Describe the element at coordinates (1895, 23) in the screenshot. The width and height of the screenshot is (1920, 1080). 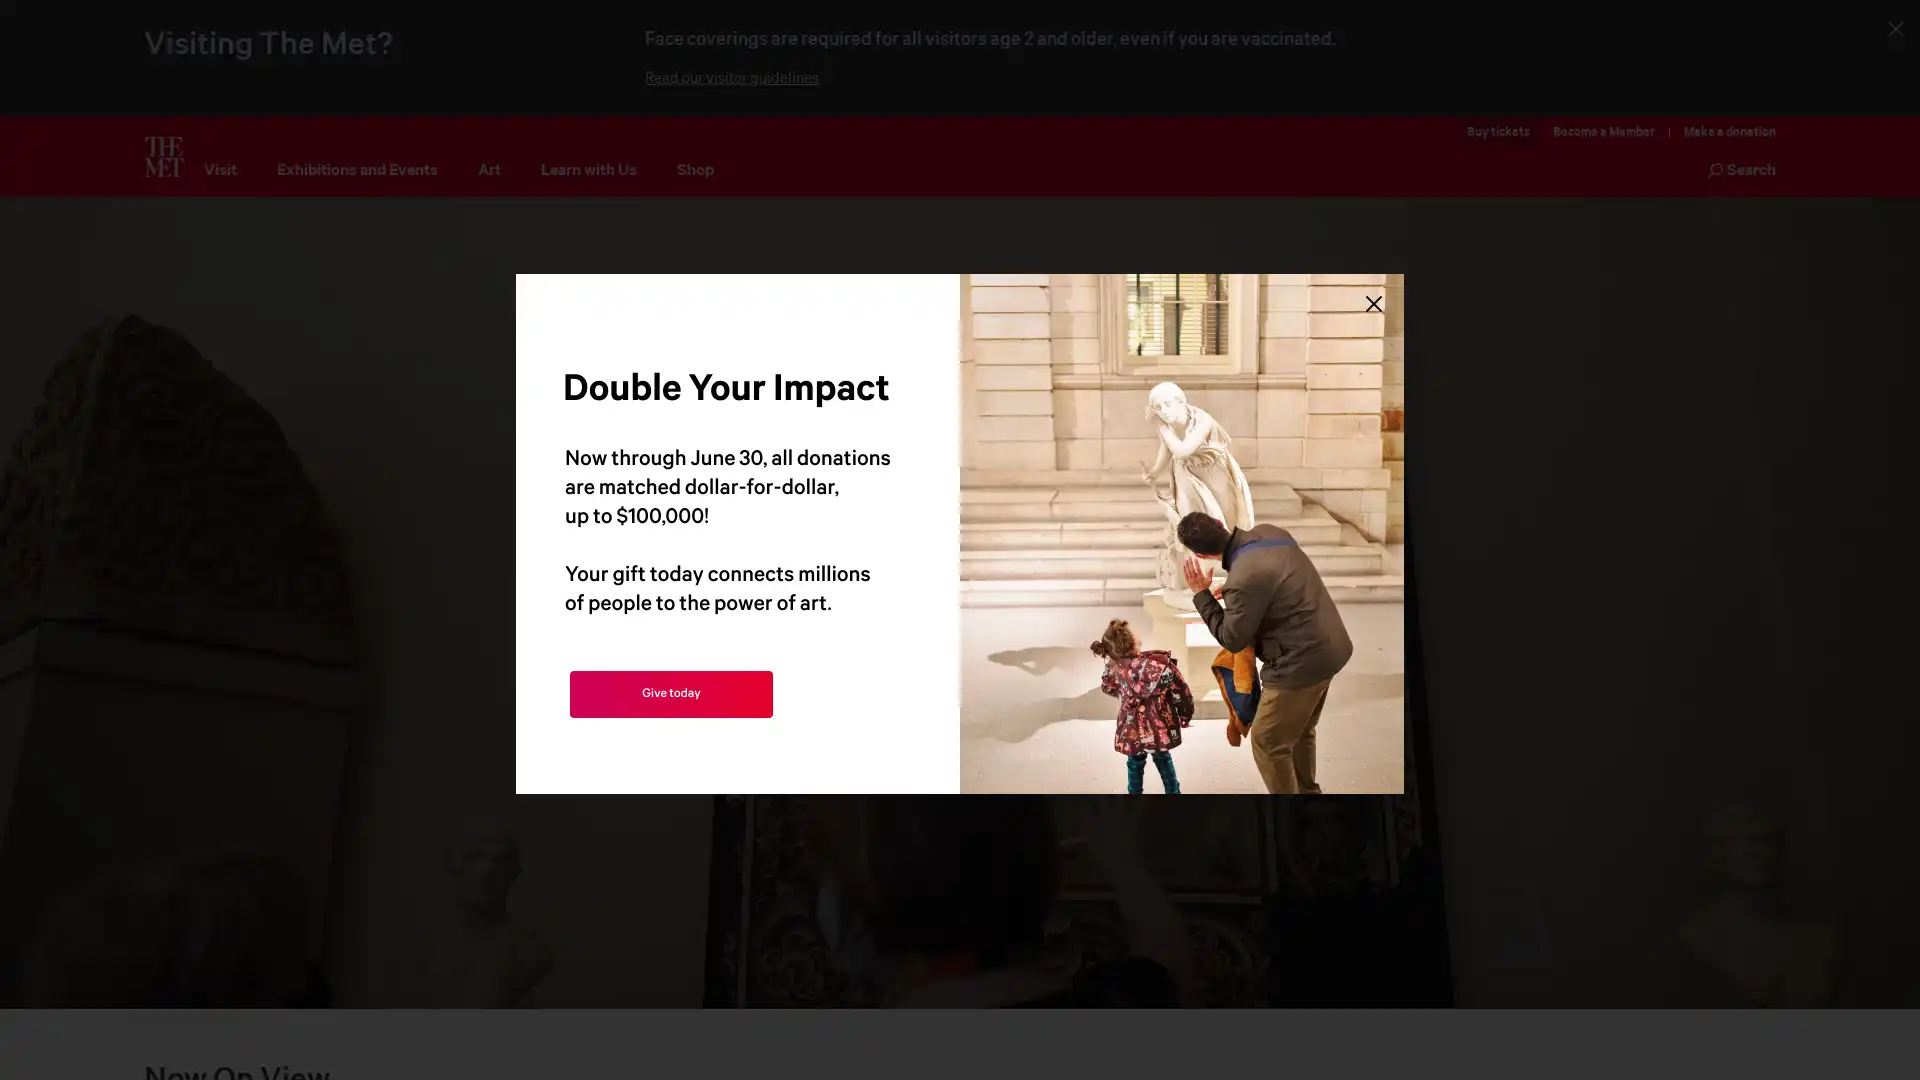
I see `Close` at that location.